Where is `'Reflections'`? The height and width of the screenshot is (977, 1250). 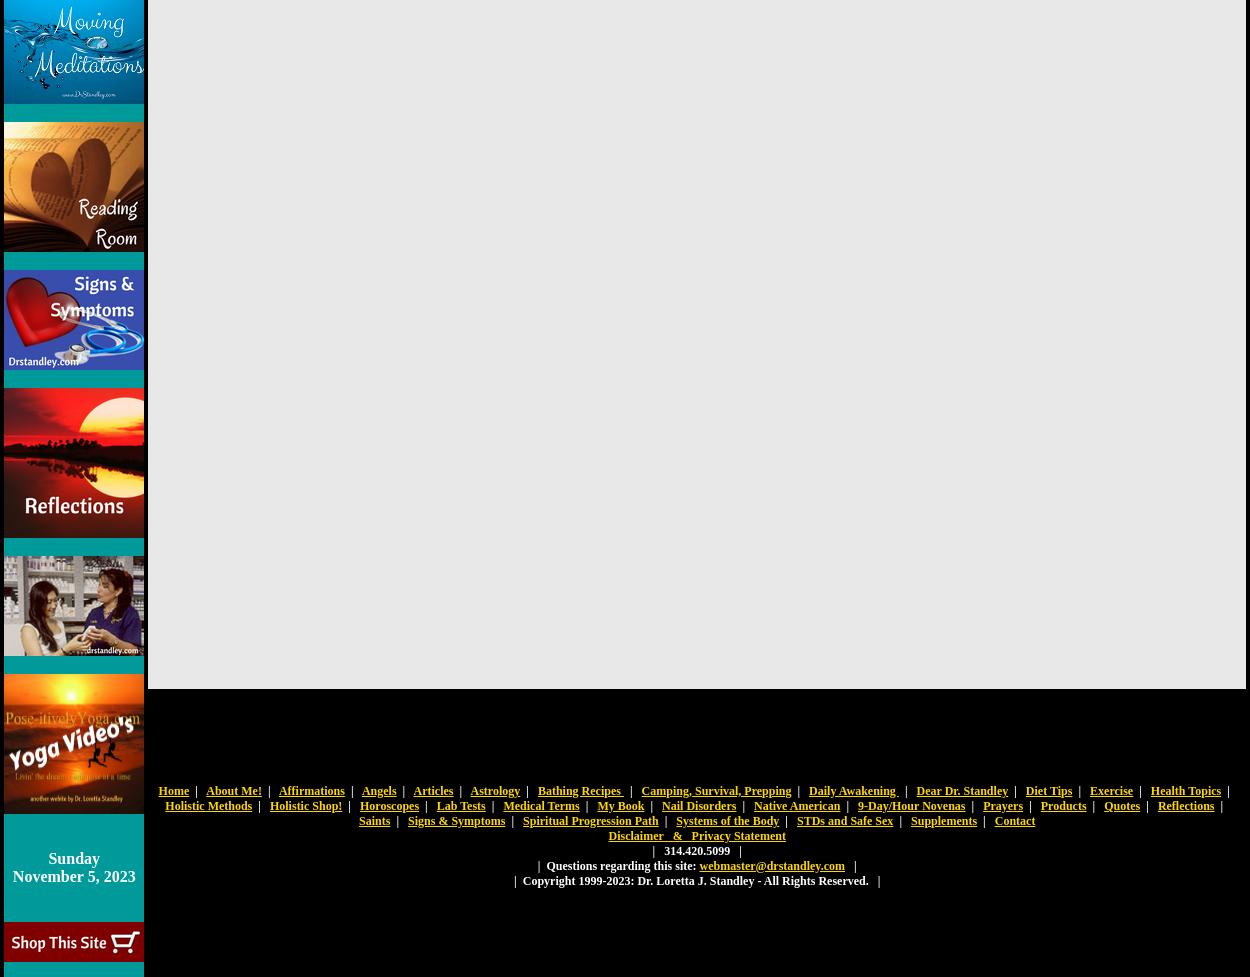 'Reflections' is located at coordinates (1157, 805).